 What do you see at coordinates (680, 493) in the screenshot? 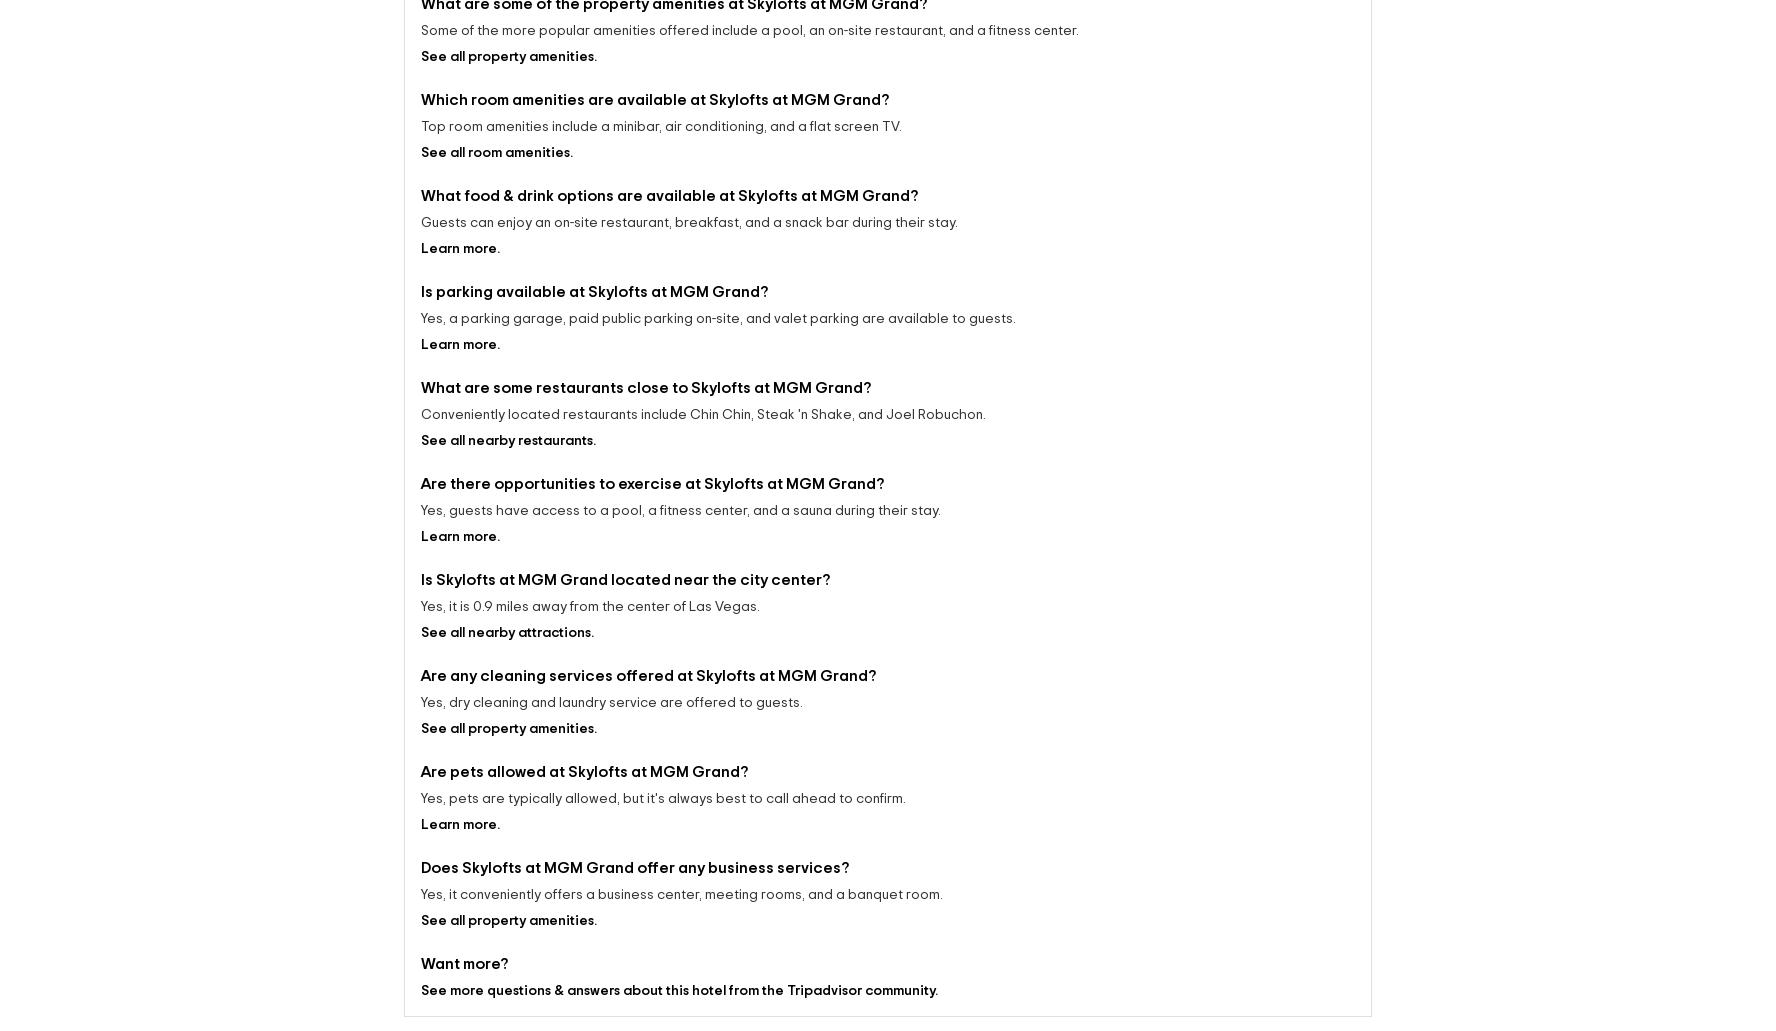
I see `'Yes, guests have access to a pool, a fitness center, and a sauna during their stay.'` at bounding box center [680, 493].